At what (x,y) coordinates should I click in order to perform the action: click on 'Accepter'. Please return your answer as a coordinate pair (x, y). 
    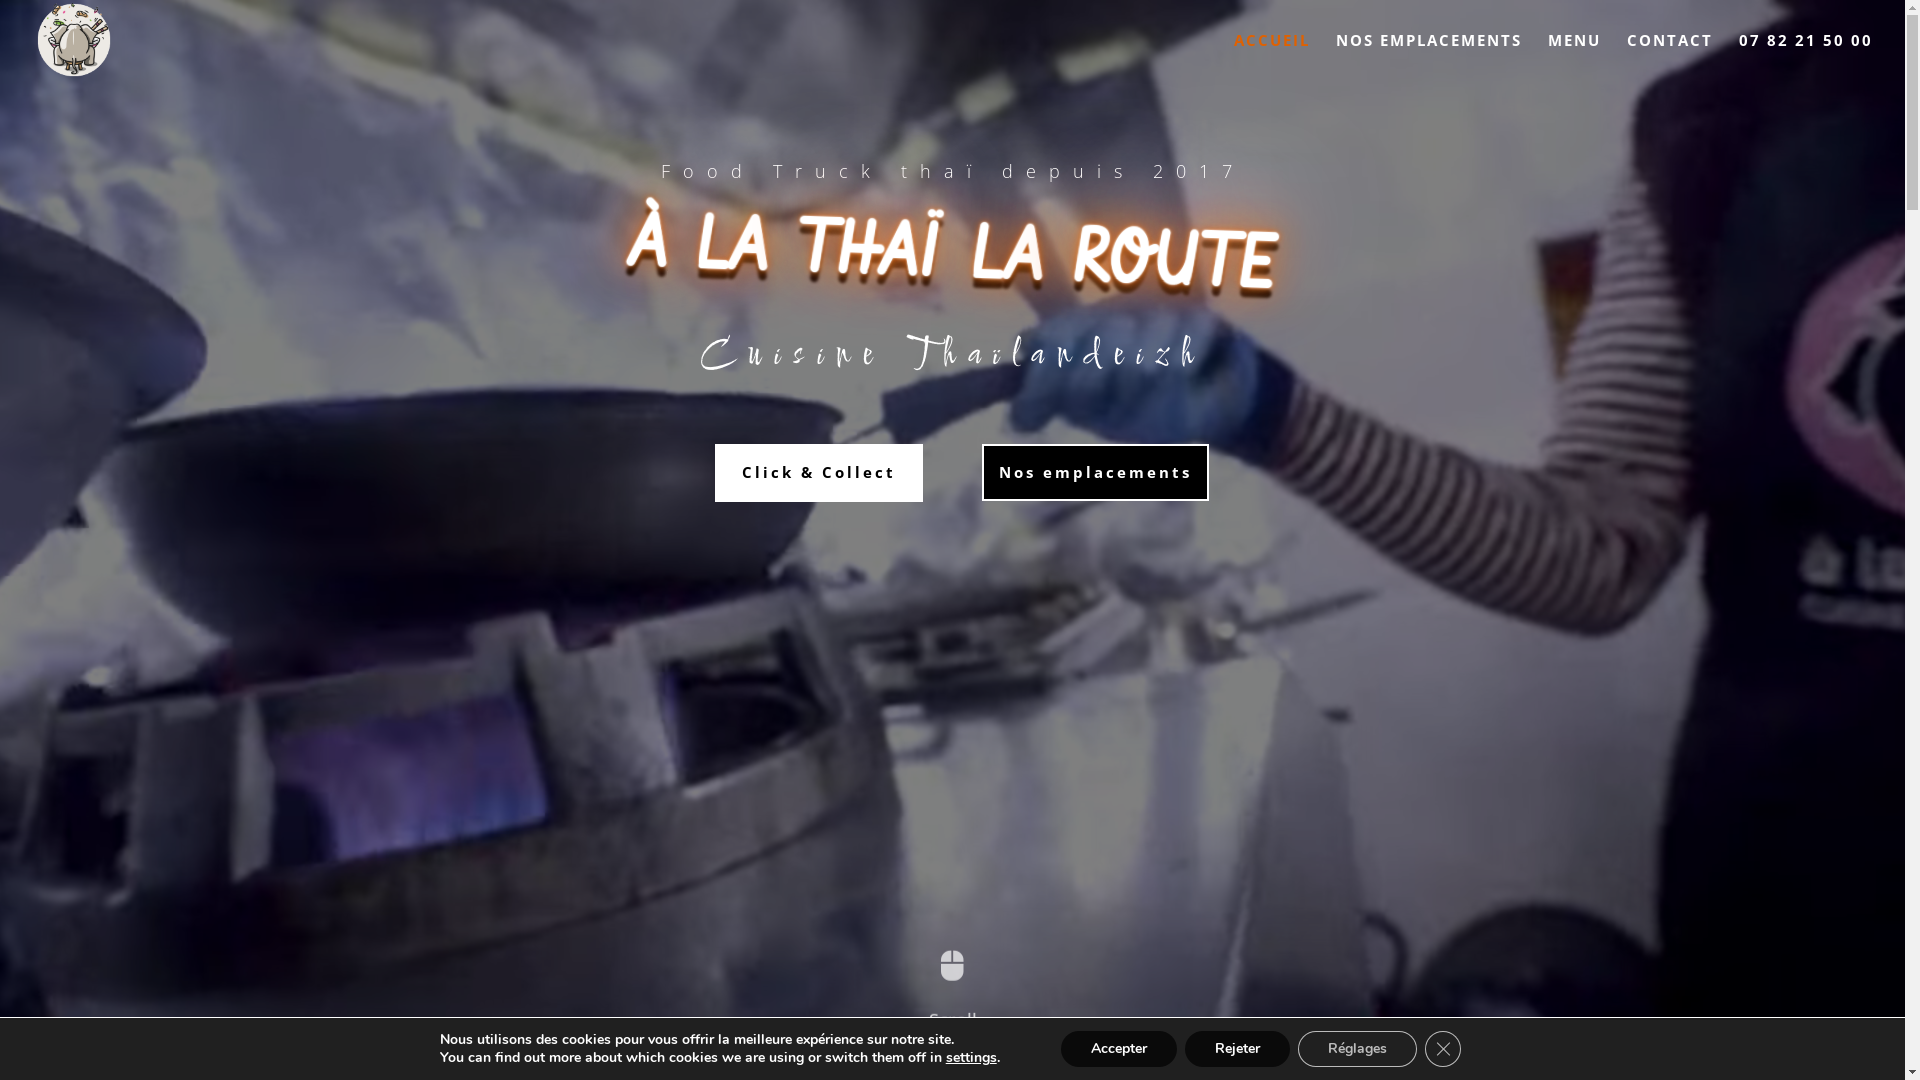
    Looking at the image, I should click on (1117, 1048).